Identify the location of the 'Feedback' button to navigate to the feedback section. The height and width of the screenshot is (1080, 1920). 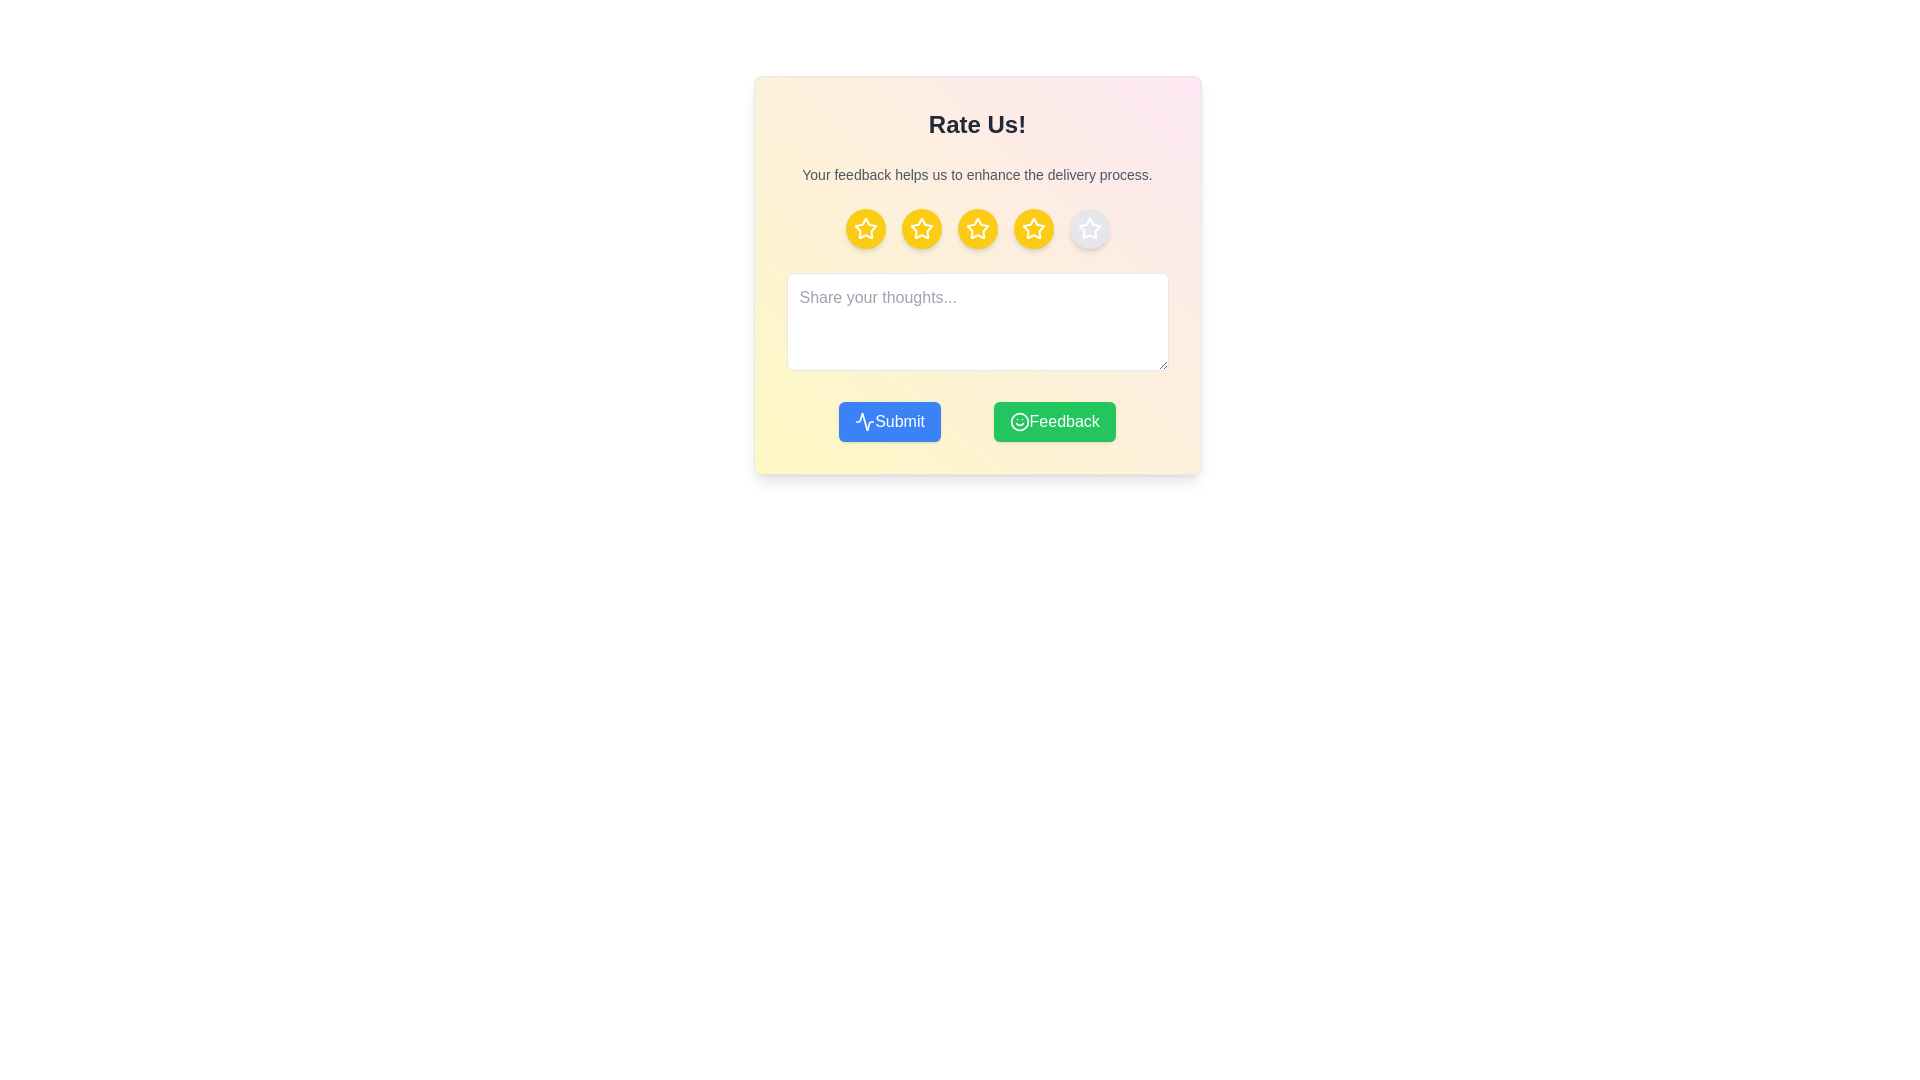
(1053, 420).